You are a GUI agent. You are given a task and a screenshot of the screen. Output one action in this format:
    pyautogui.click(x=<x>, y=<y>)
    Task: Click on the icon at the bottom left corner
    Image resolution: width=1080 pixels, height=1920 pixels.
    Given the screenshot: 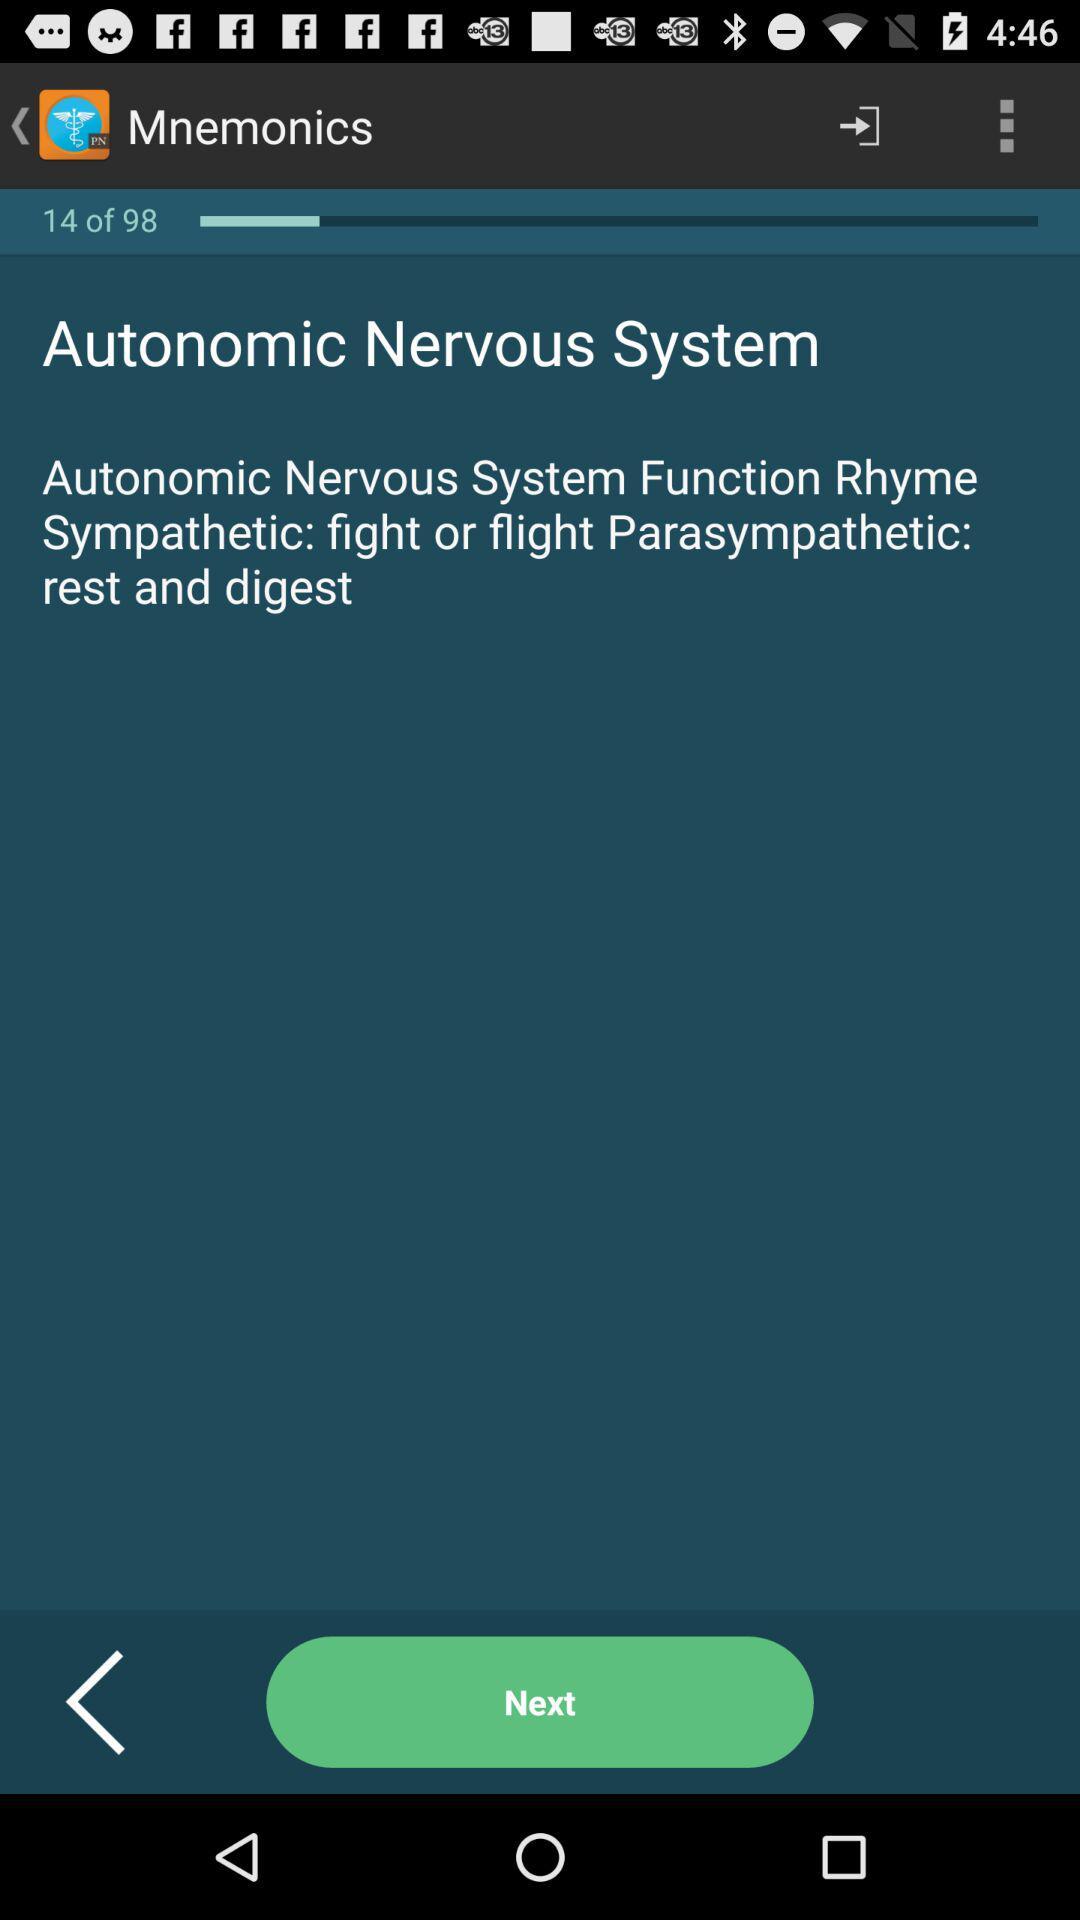 What is the action you would take?
    pyautogui.click(x=119, y=1701)
    